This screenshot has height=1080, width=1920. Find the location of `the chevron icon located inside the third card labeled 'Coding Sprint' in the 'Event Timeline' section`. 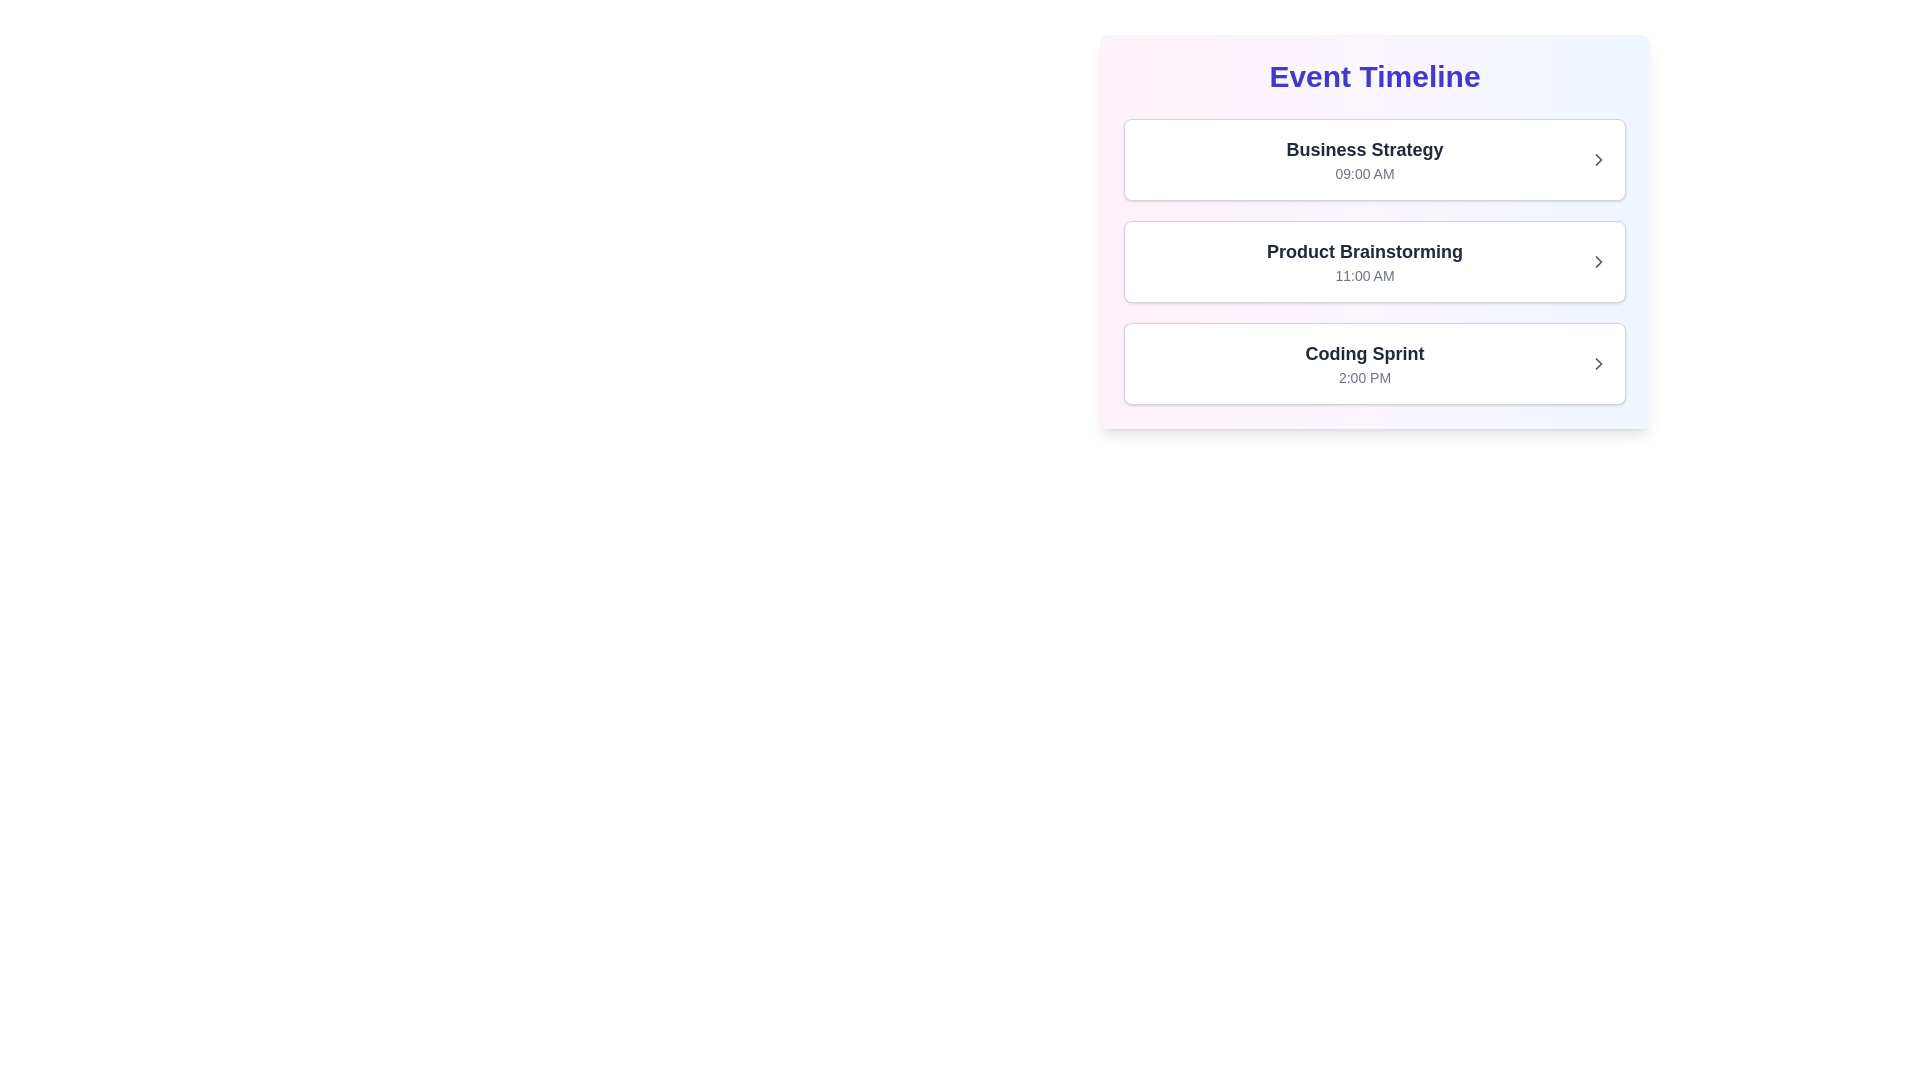

the chevron icon located inside the third card labeled 'Coding Sprint' in the 'Event Timeline' section is located at coordinates (1597, 363).